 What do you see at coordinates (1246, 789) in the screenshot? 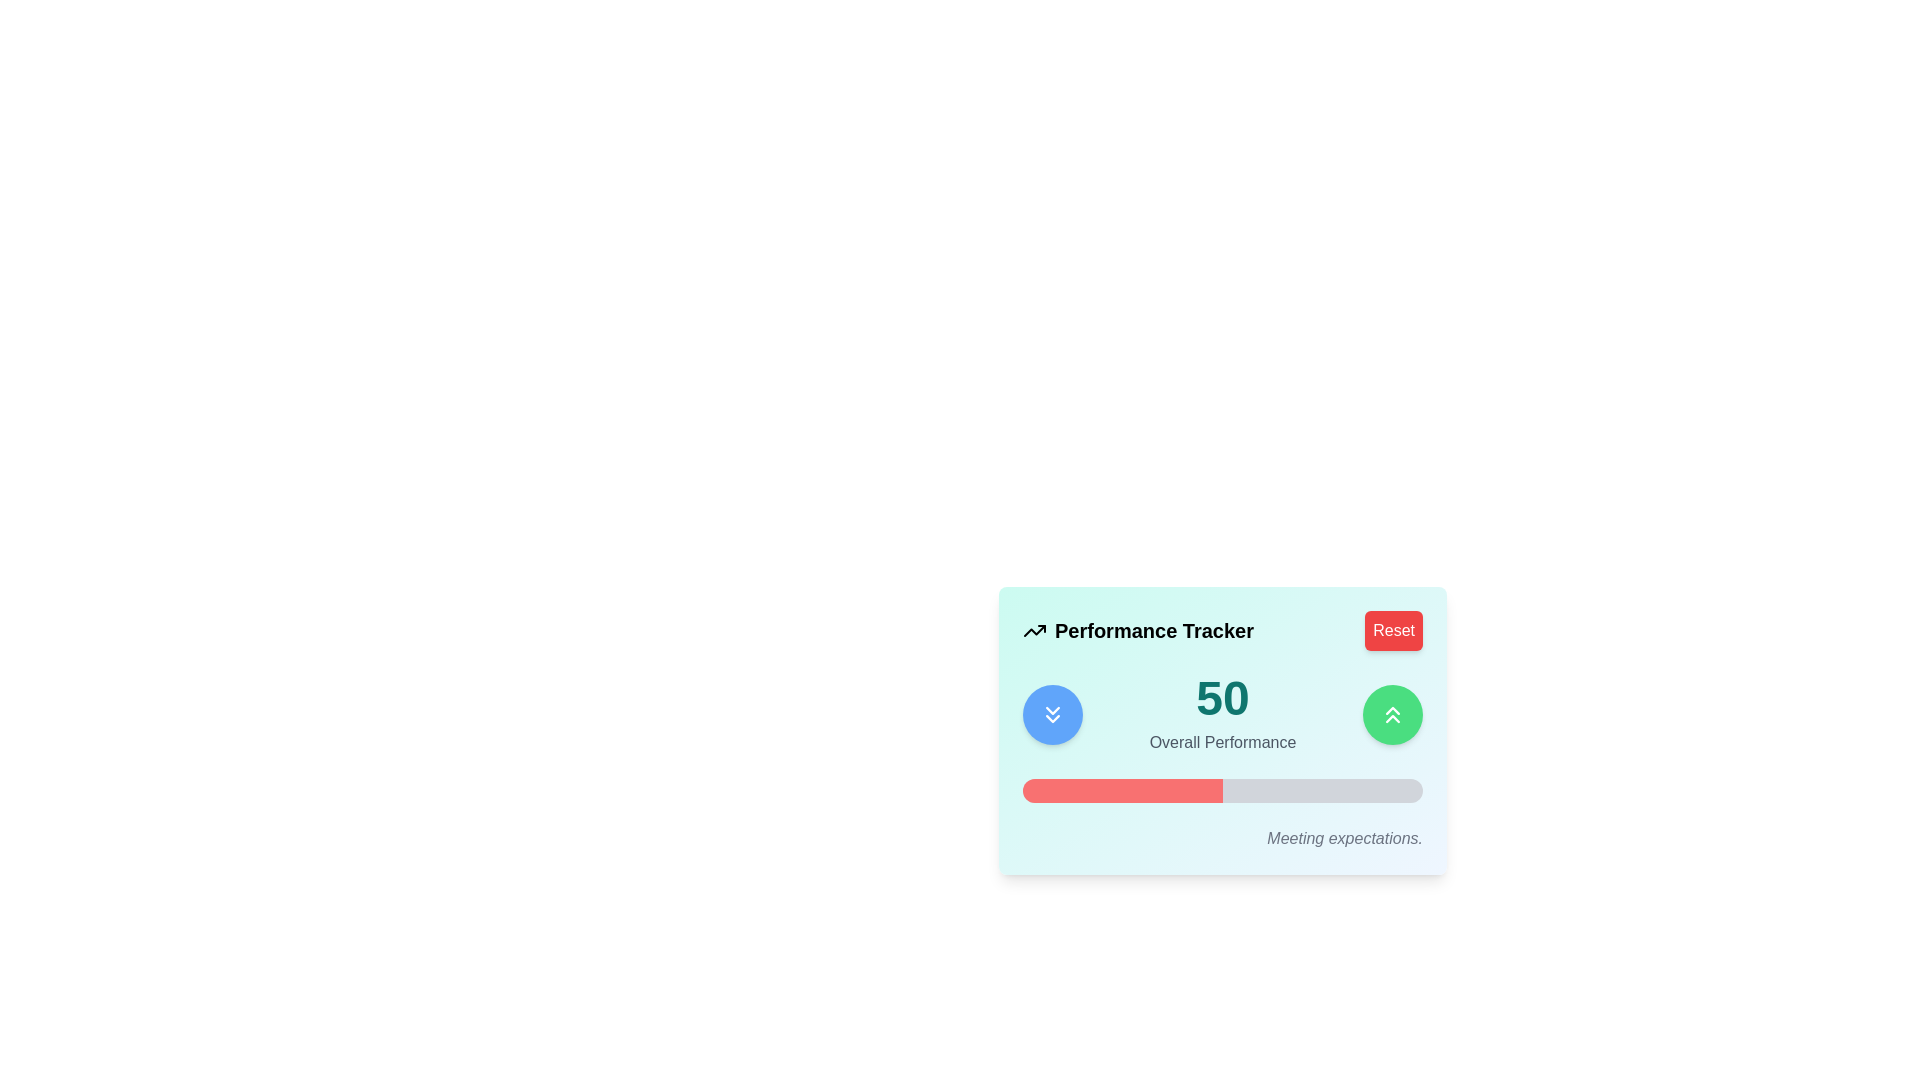
I see `performance level` at bounding box center [1246, 789].